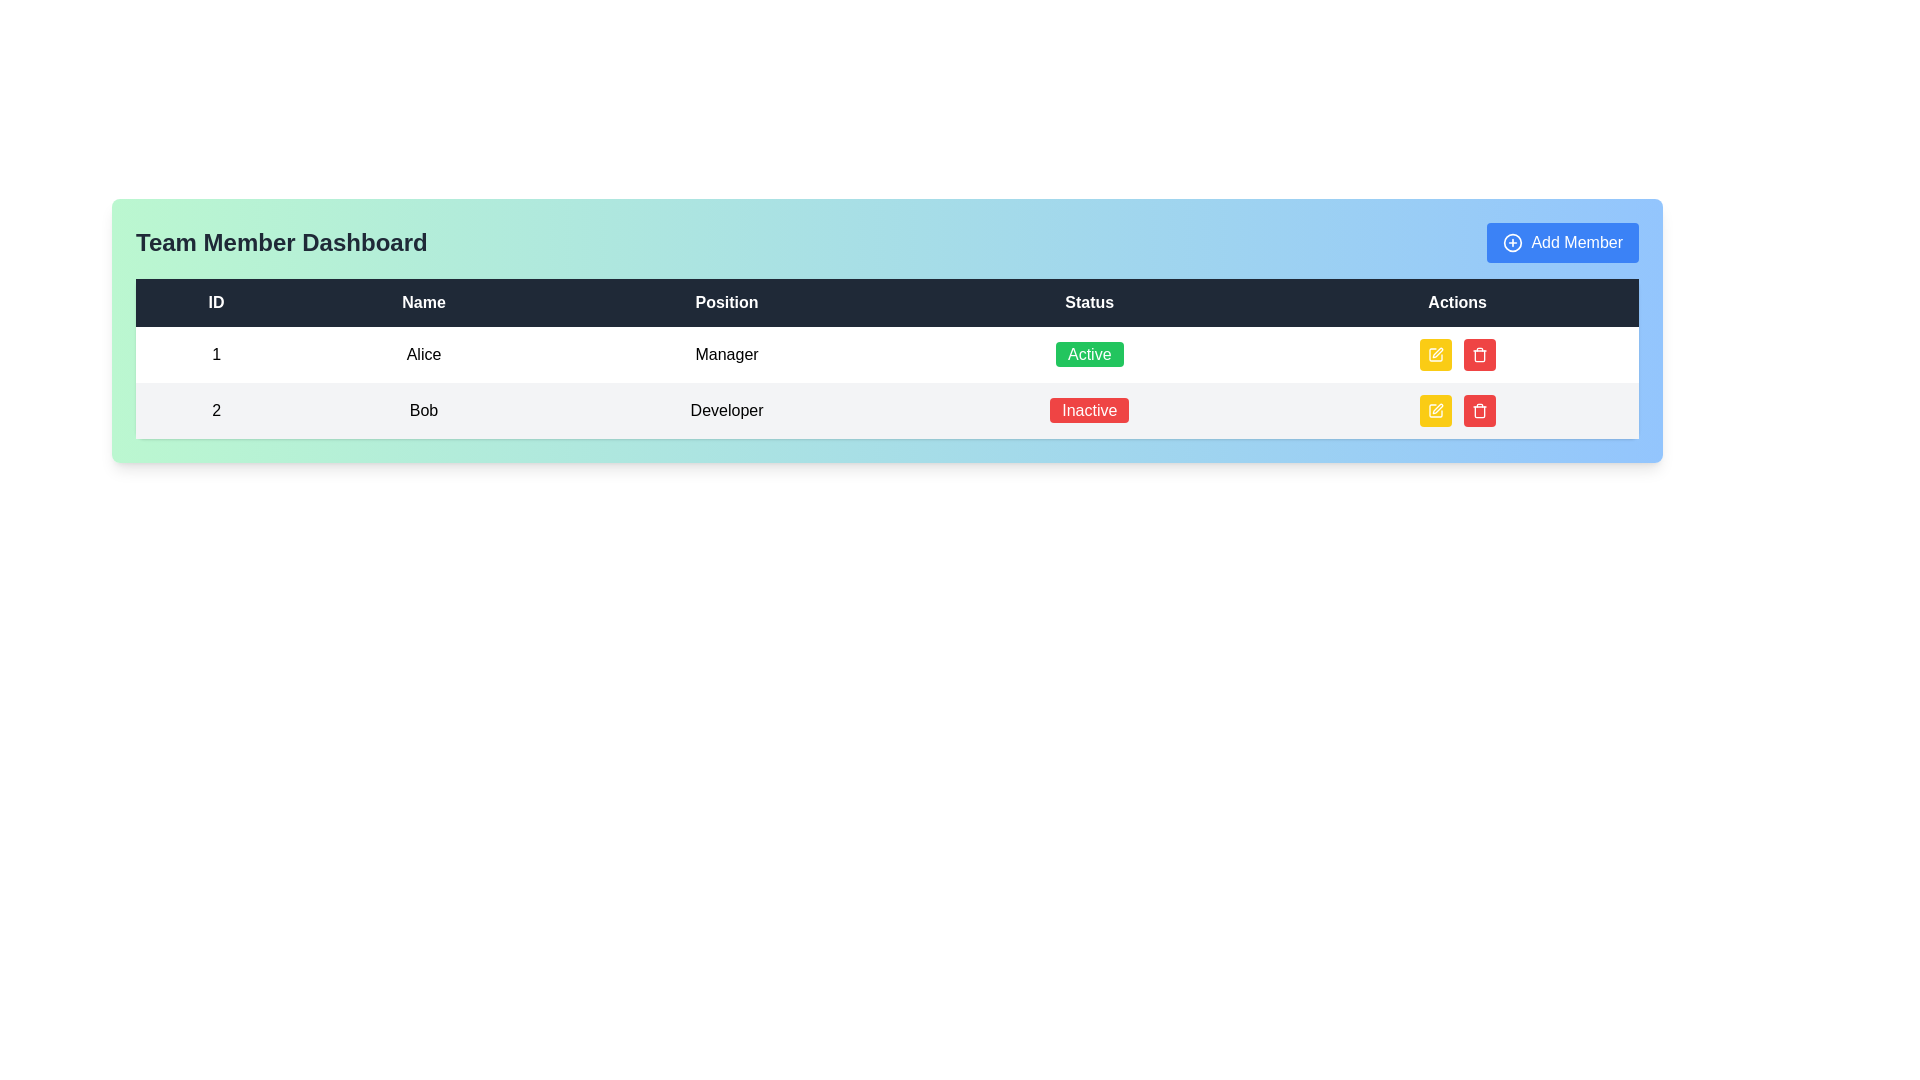 This screenshot has height=1080, width=1920. I want to click on the static text displaying the numeral '1' located in the 'ID' column of the first row corresponding to 'Alice' in the table, so click(216, 353).